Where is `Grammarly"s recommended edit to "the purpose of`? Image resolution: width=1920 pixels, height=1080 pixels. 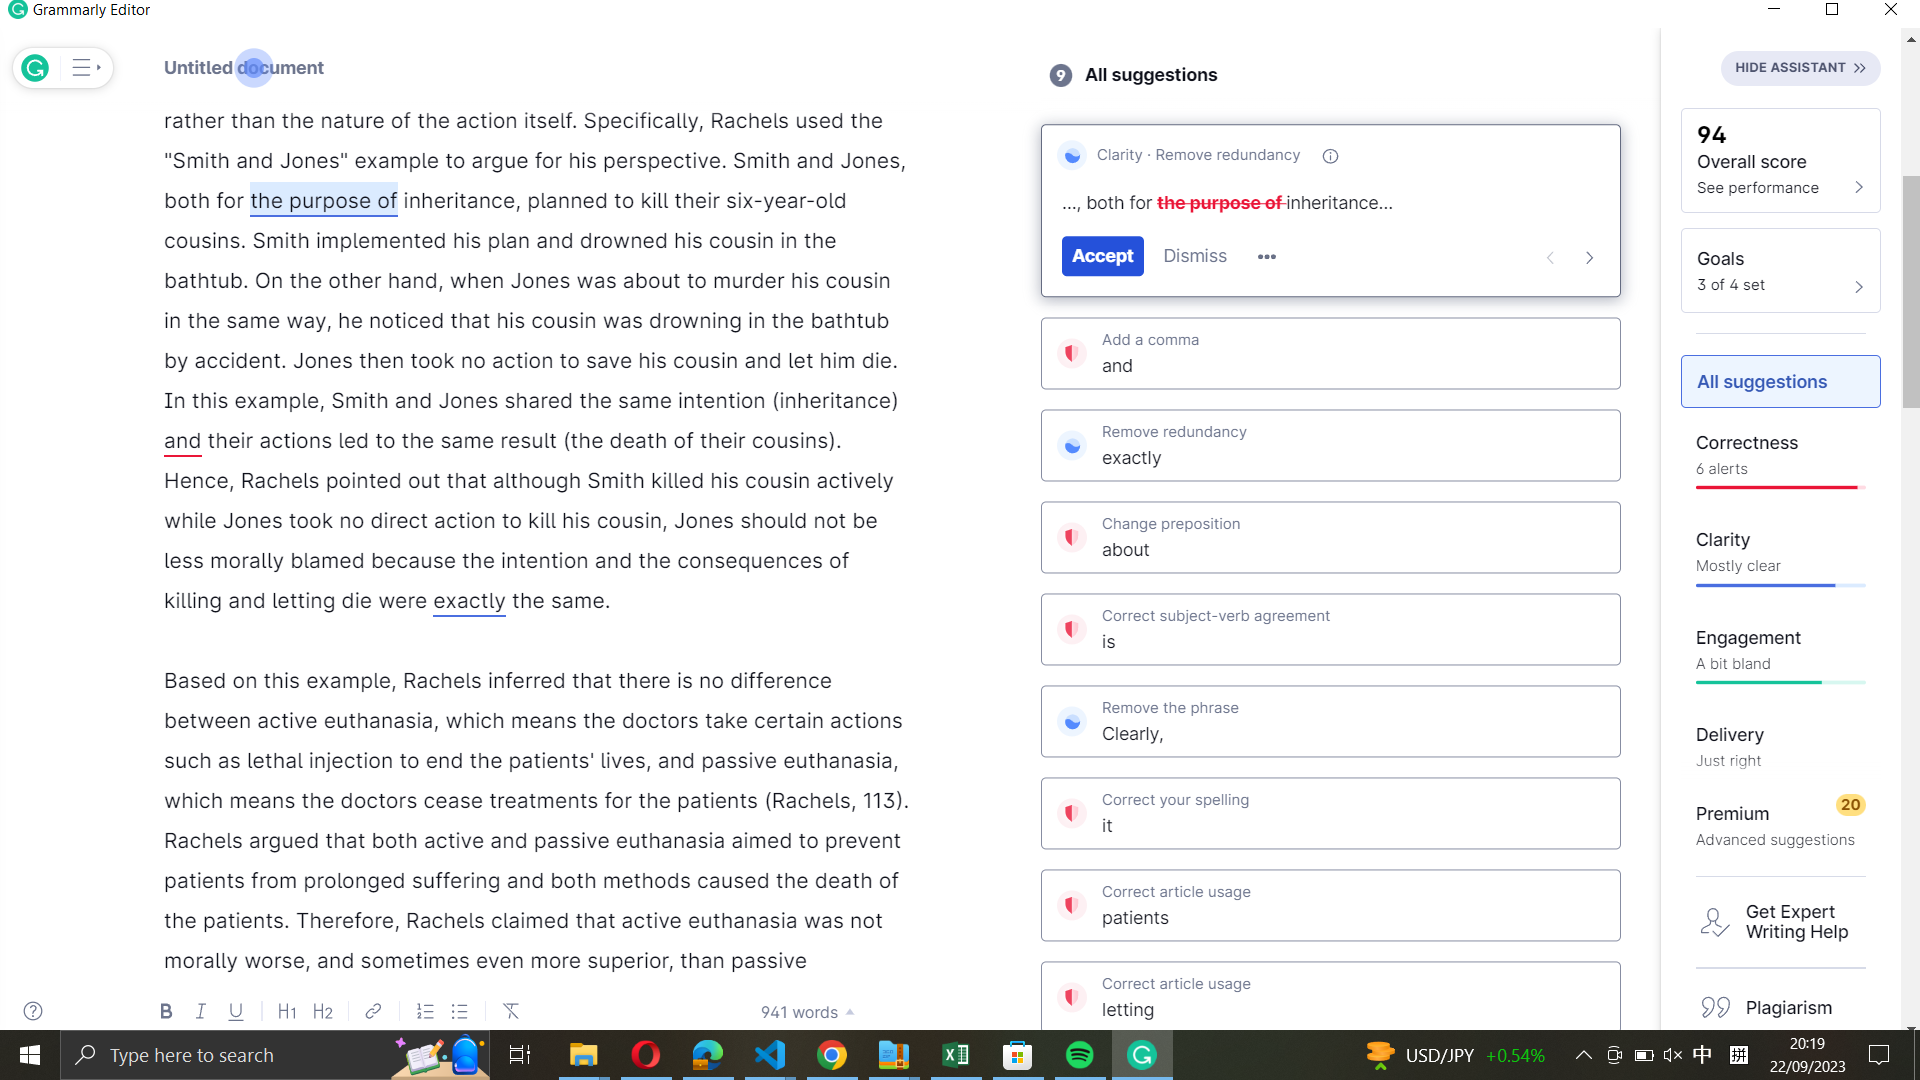 Grammarly"s recommended edit to "the purpose of is located at coordinates (1100, 254).